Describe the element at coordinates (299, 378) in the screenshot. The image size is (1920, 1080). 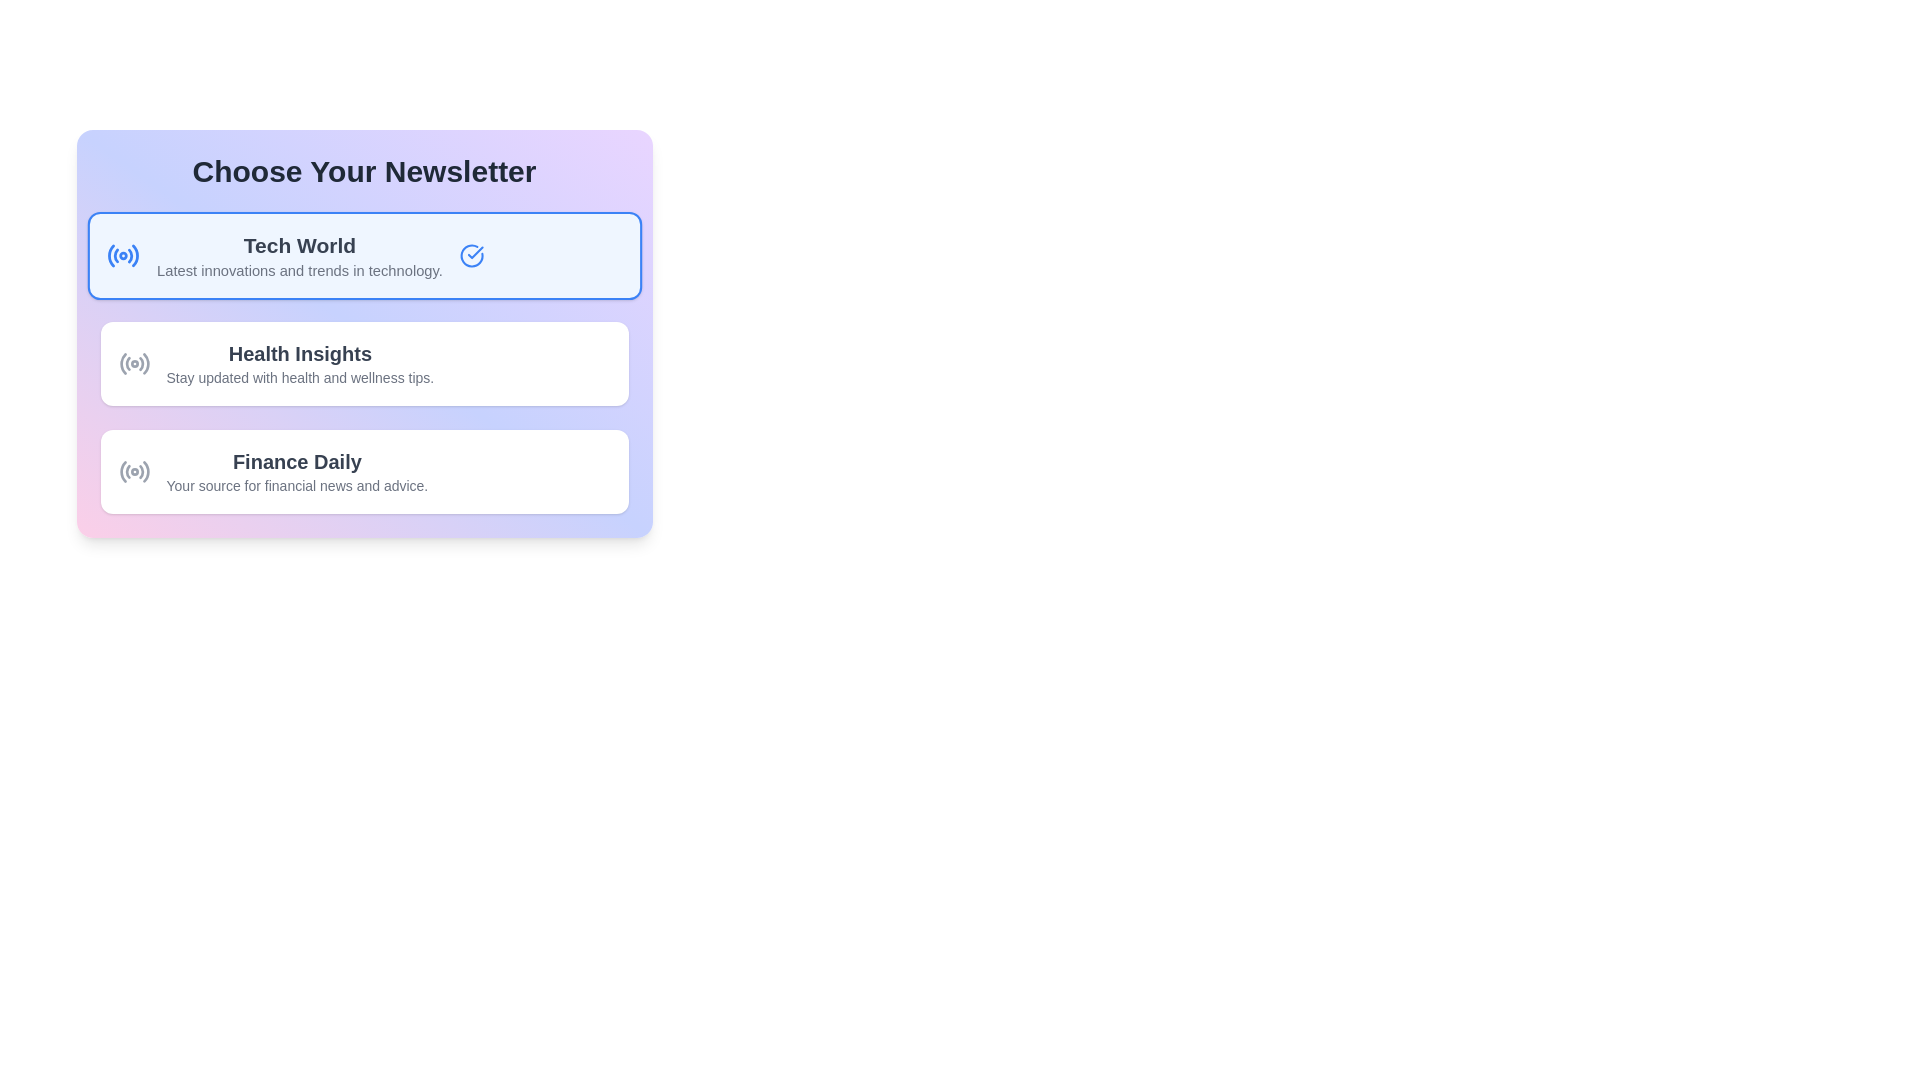
I see `the descriptive tagline element located below the 'Health Insights' heading text within the 'Health Insights' card` at that location.